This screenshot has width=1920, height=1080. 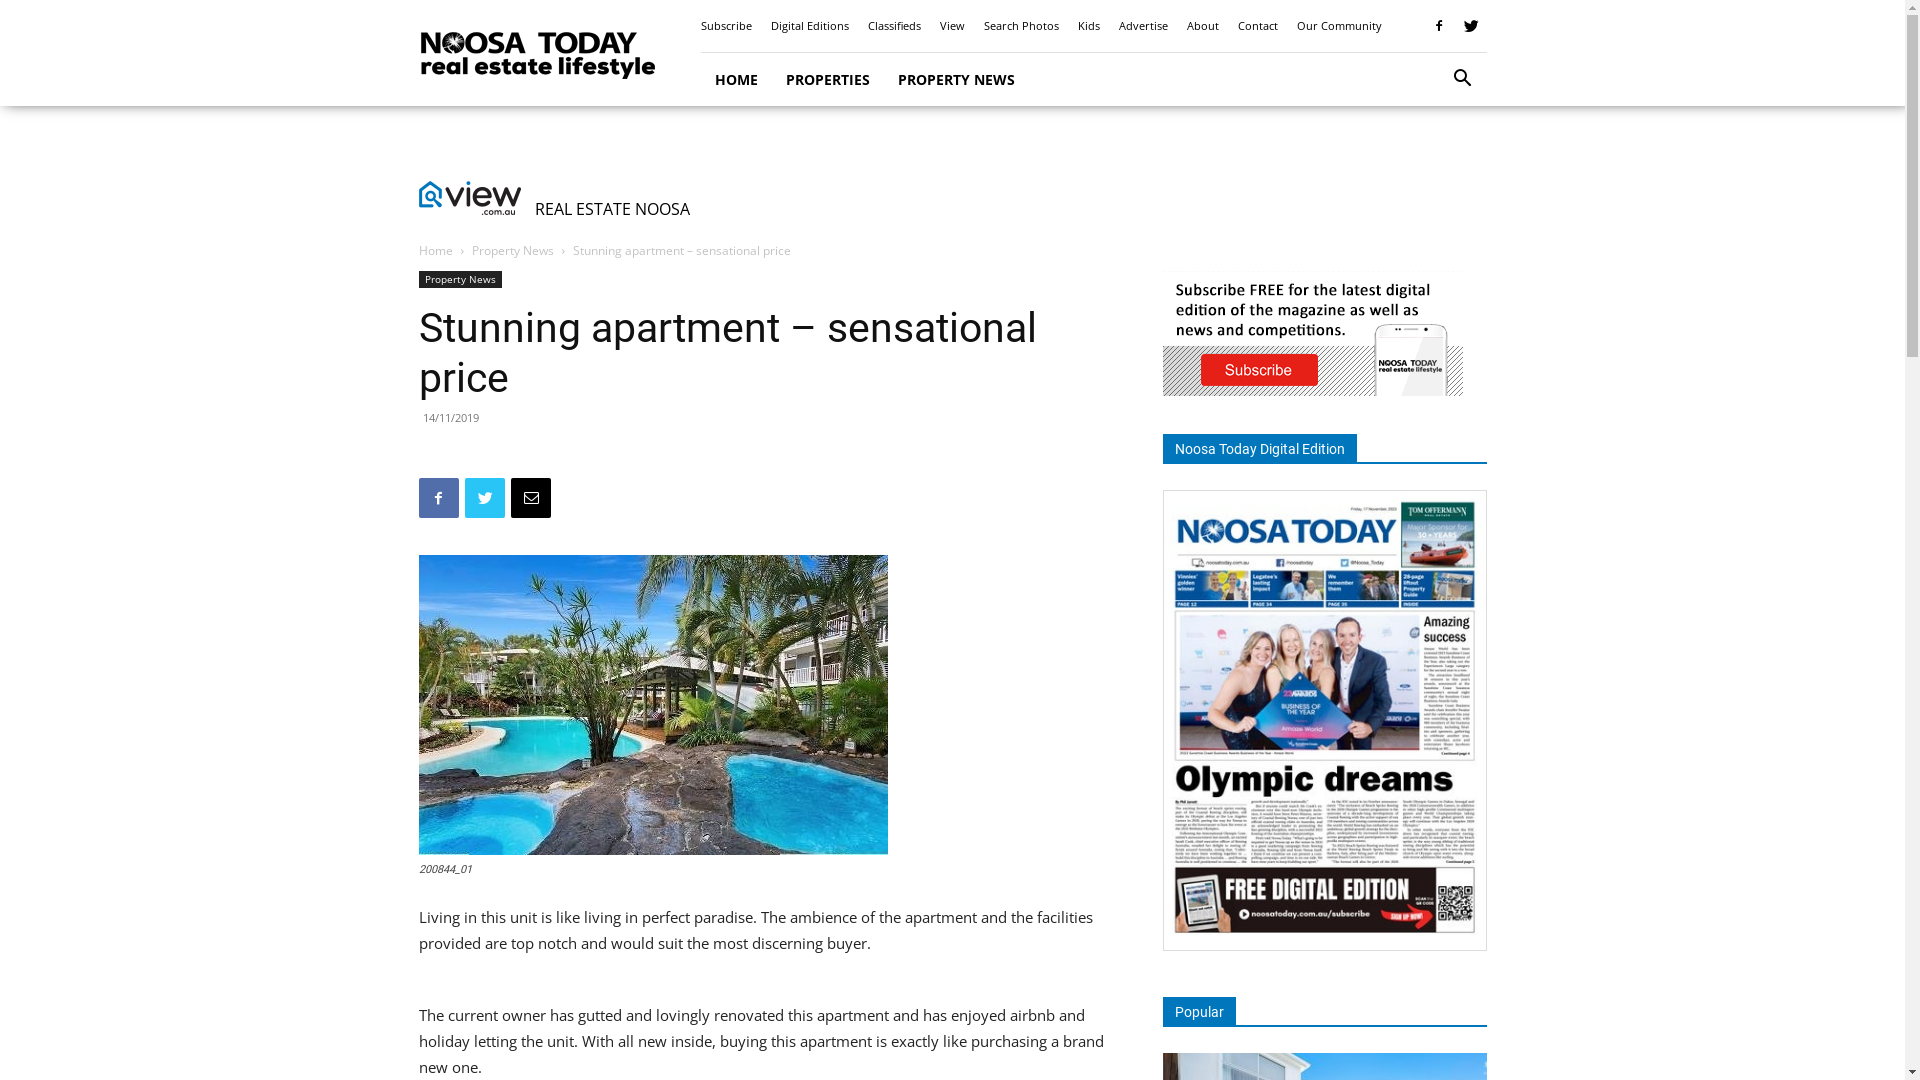 I want to click on 'Digital Editions', so click(x=809, y=25).